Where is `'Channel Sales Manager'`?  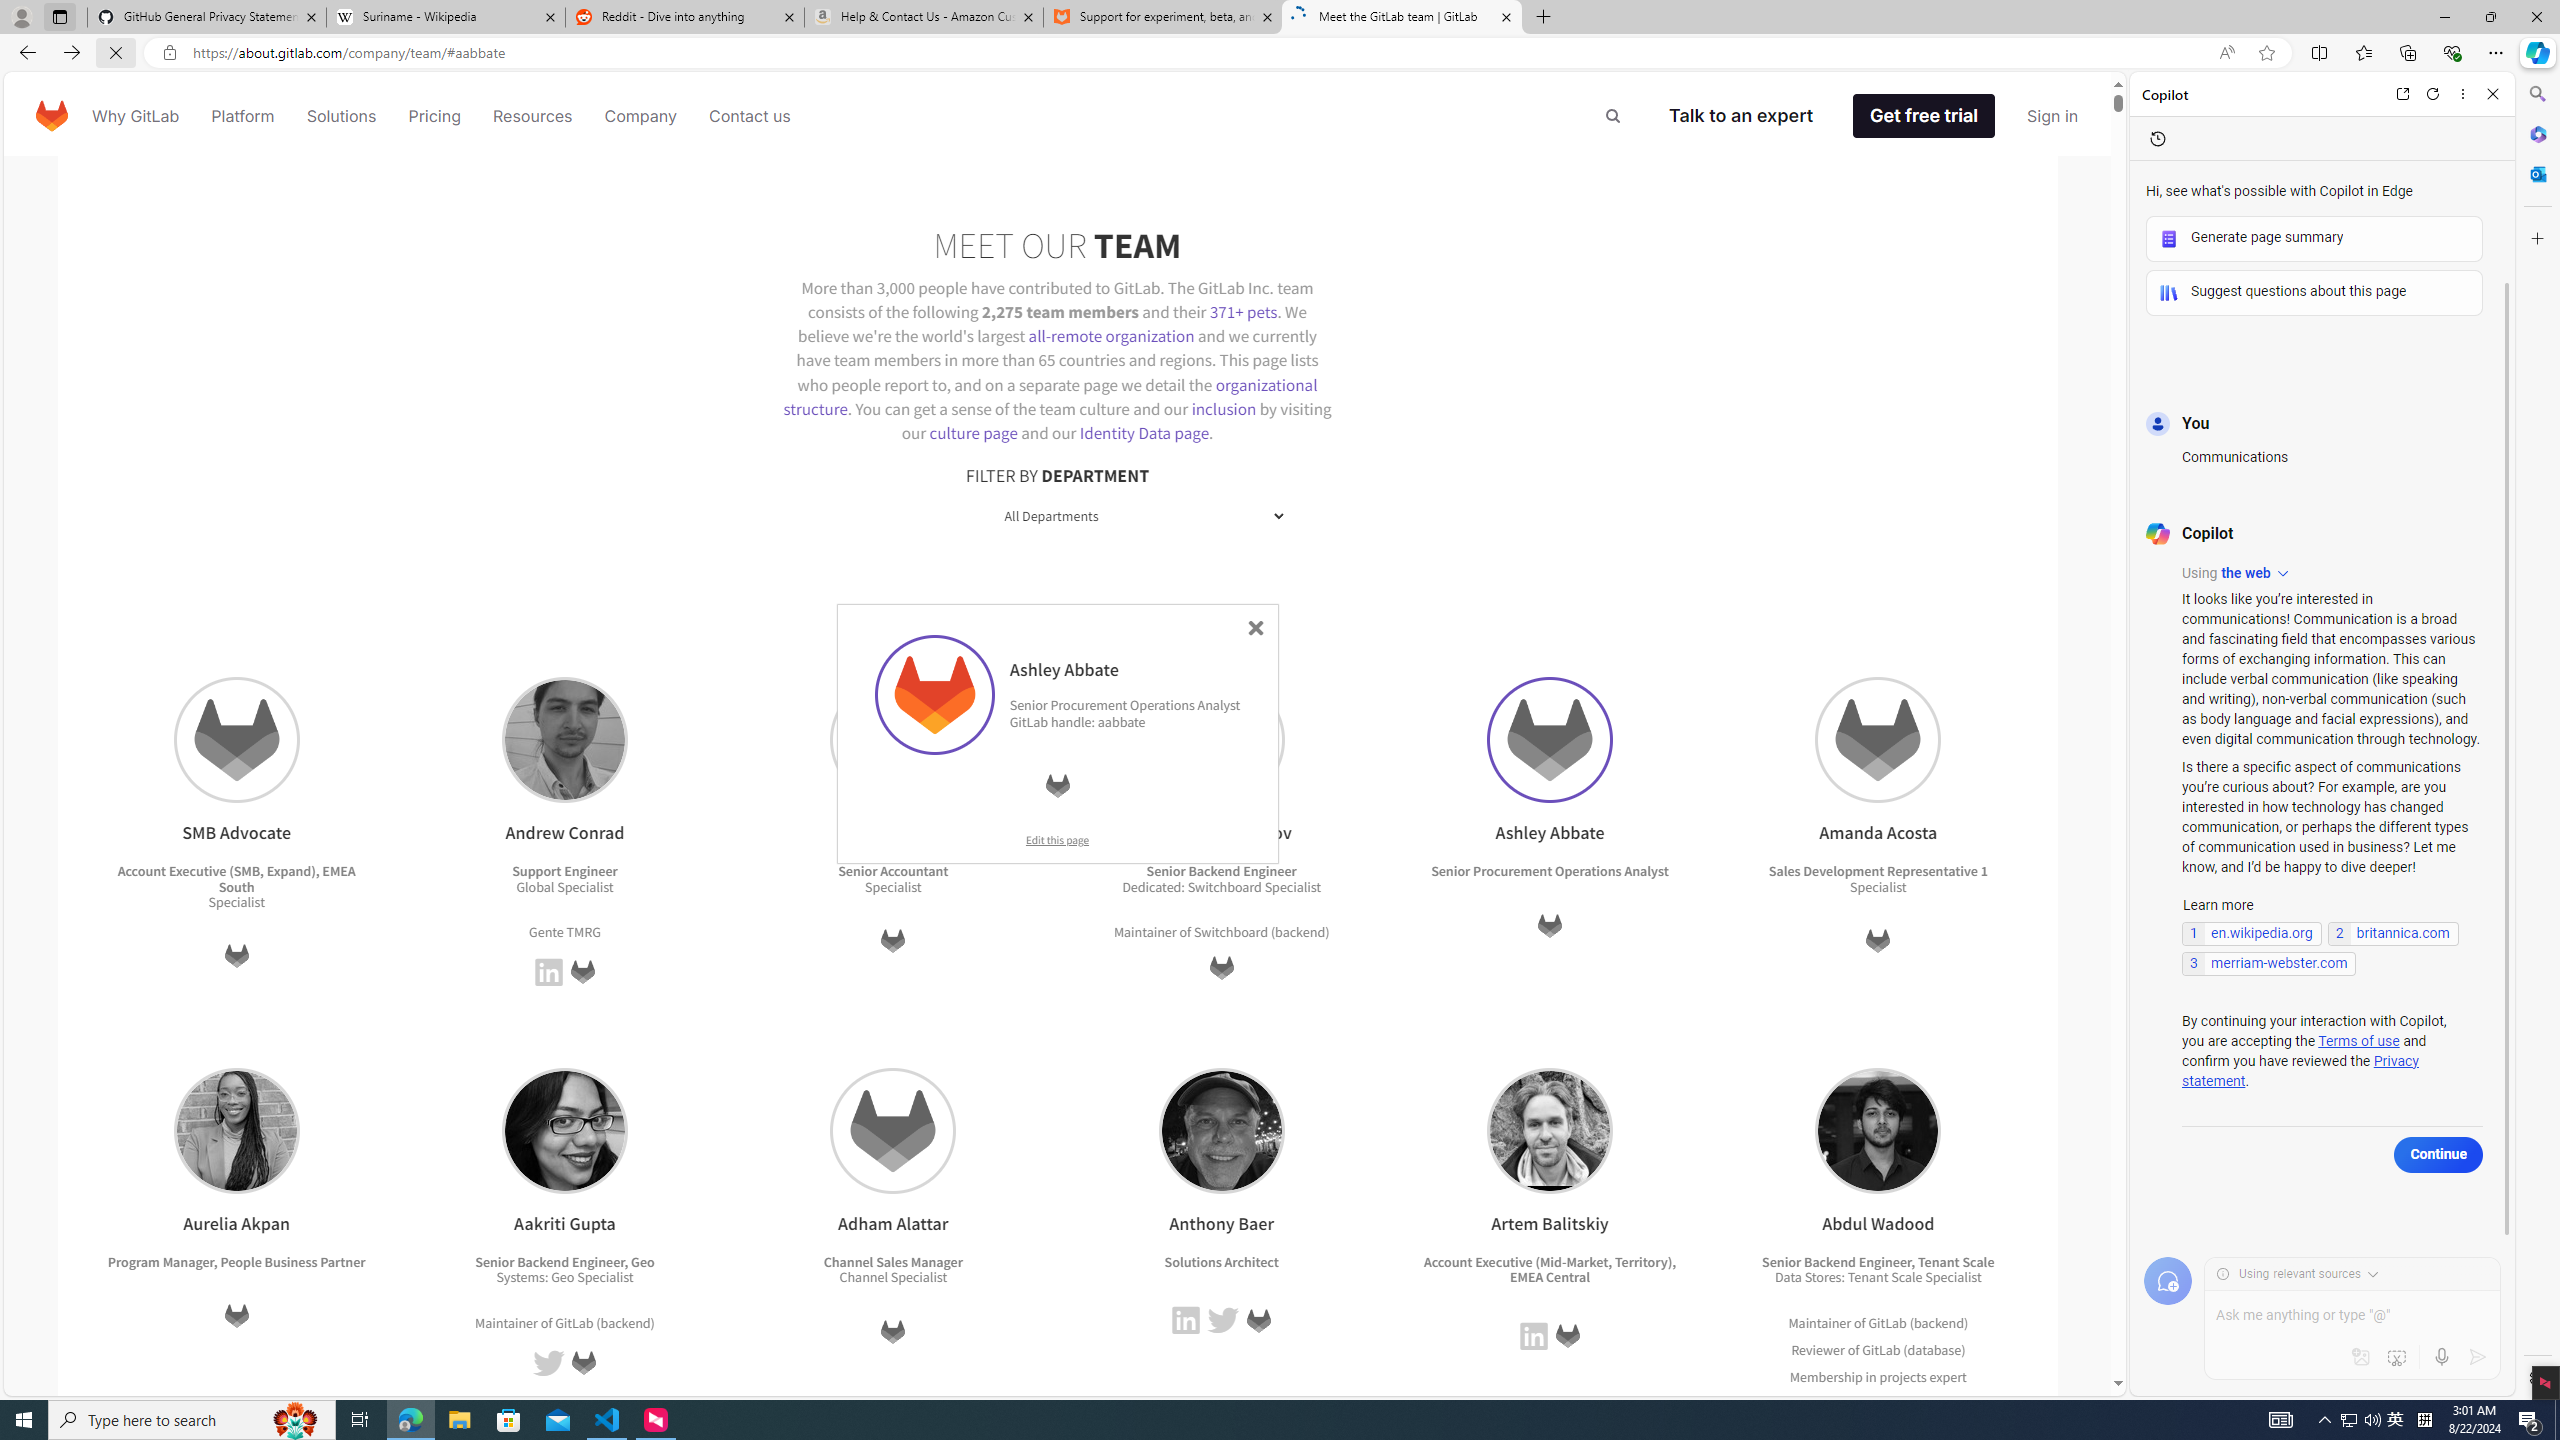 'Channel Sales Manager' is located at coordinates (892, 1260).